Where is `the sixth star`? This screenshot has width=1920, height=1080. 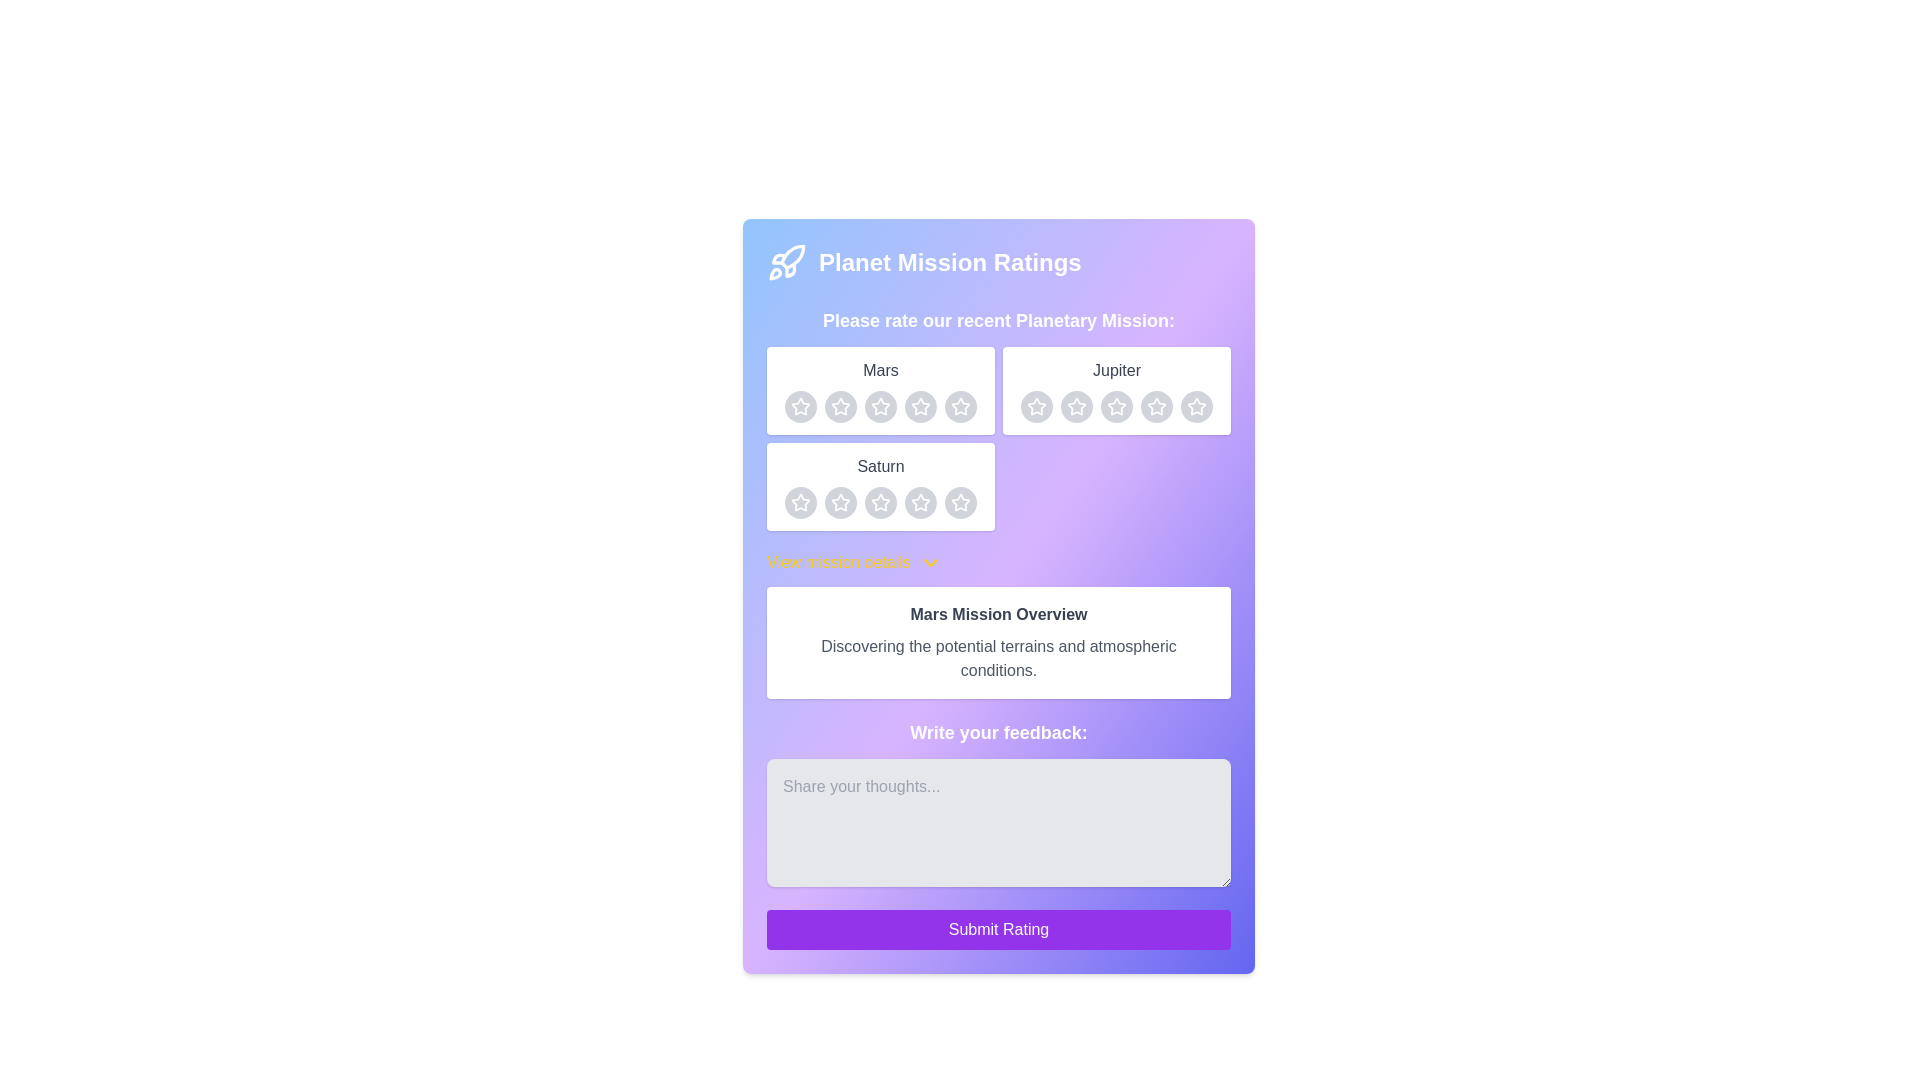
the sixth star is located at coordinates (1196, 406).